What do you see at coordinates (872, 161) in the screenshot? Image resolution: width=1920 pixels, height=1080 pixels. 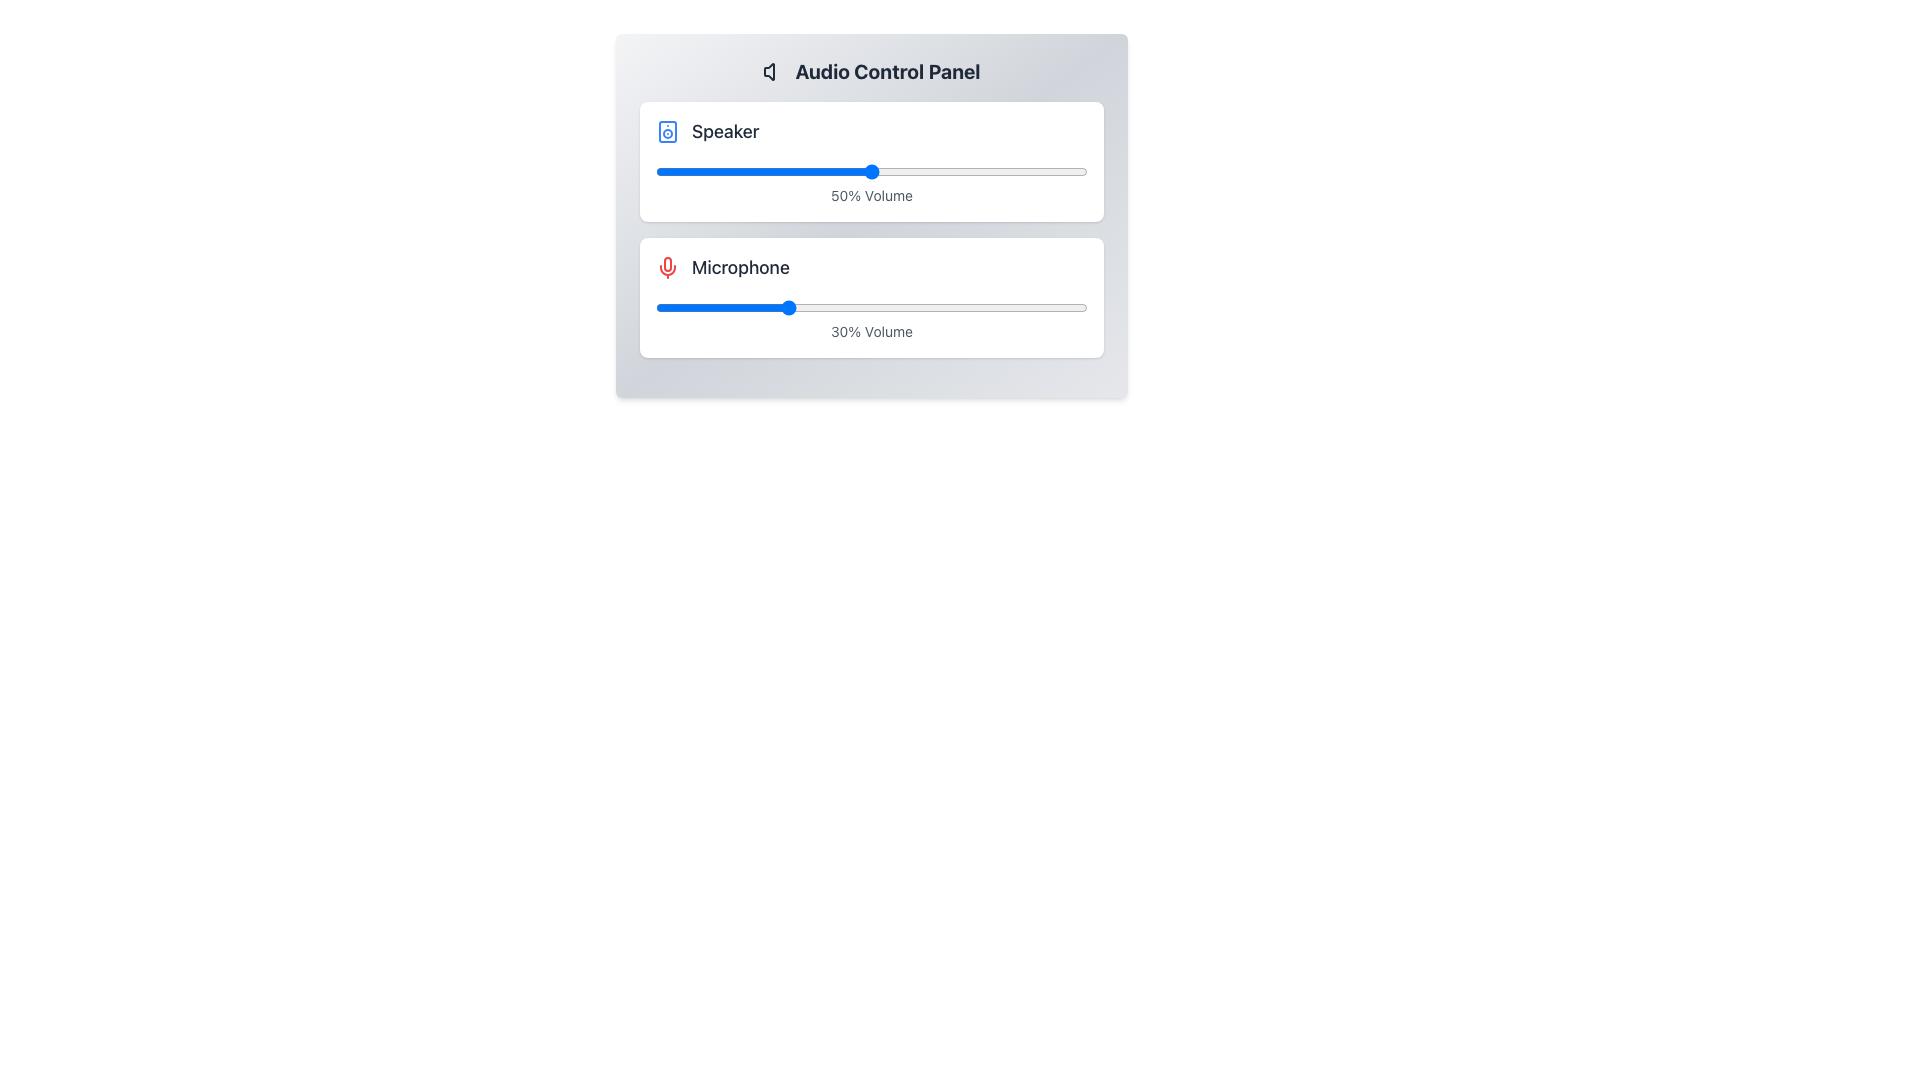 I see `the slider in the 'Audio Control Panel' which indicates 50% volume` at bounding box center [872, 161].